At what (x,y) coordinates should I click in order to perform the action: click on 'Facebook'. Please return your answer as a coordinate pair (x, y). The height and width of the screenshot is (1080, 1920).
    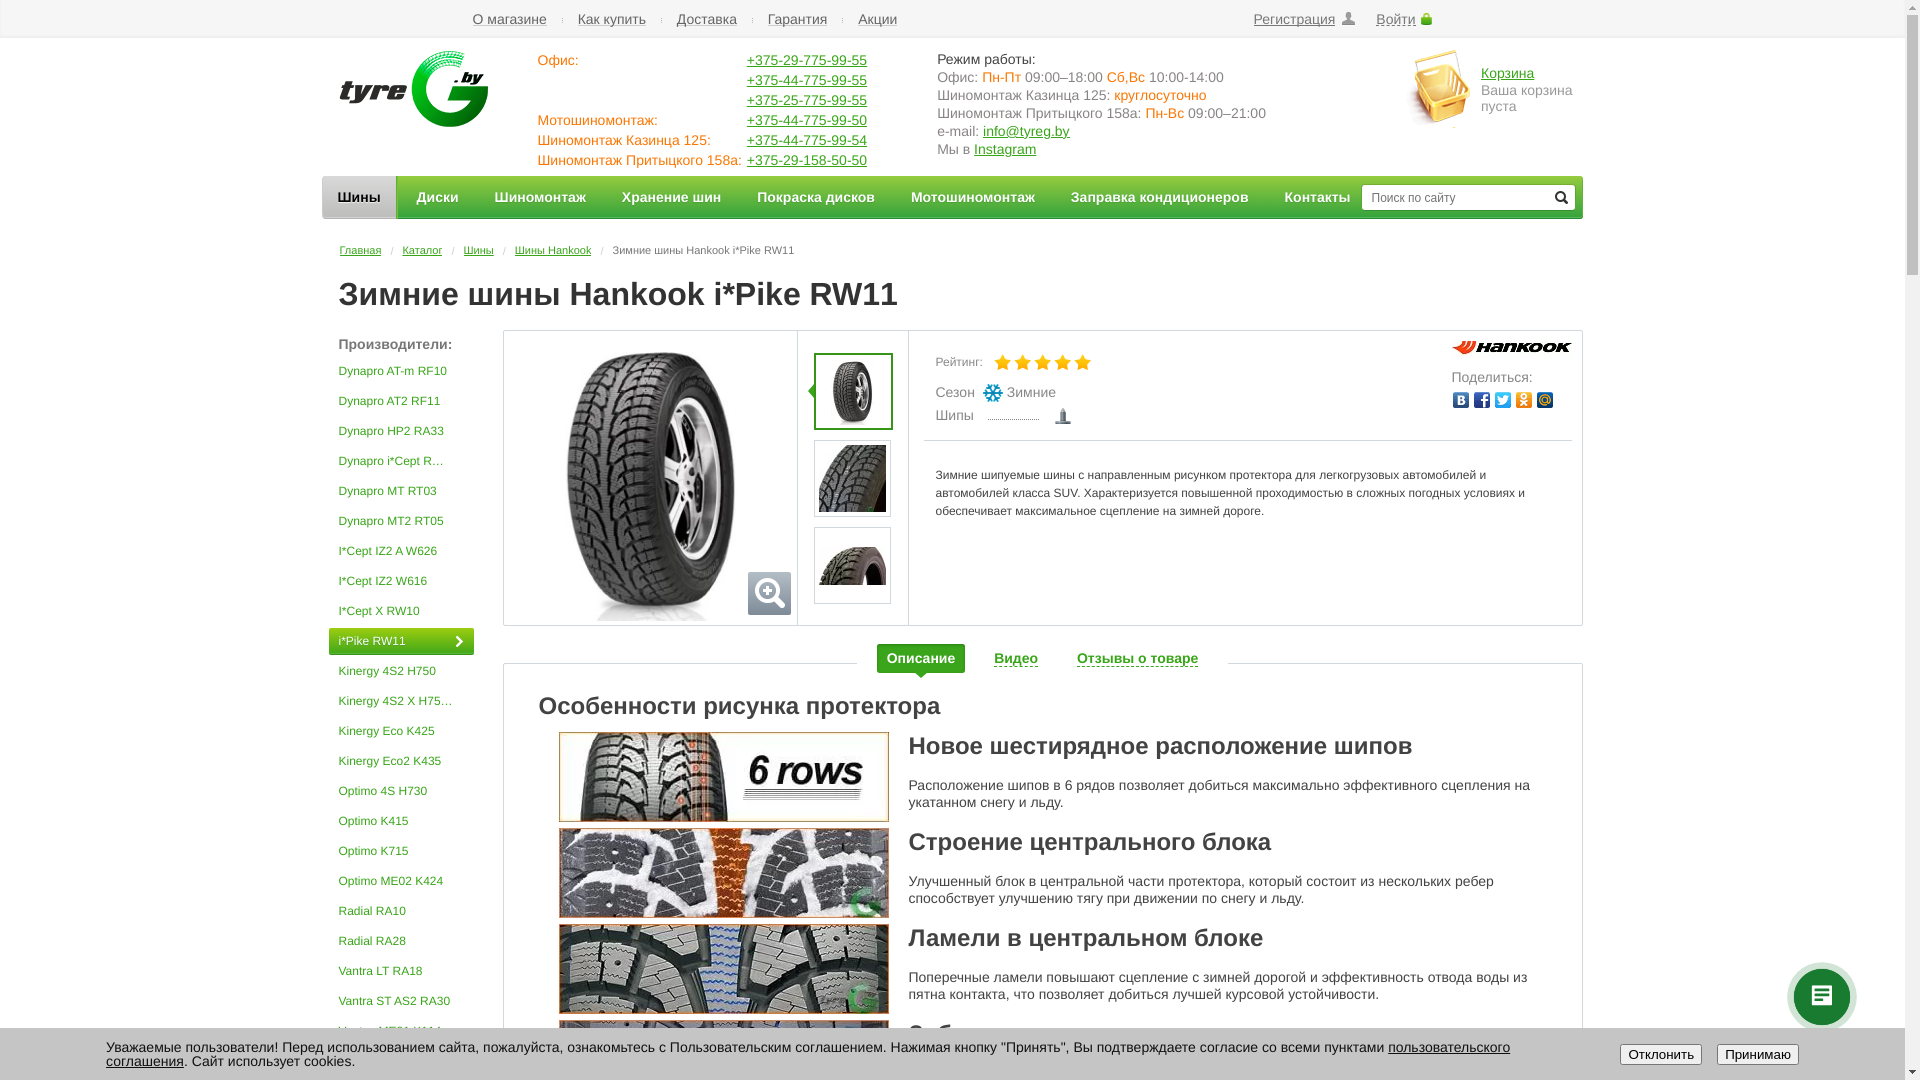
    Looking at the image, I should click on (1472, 400).